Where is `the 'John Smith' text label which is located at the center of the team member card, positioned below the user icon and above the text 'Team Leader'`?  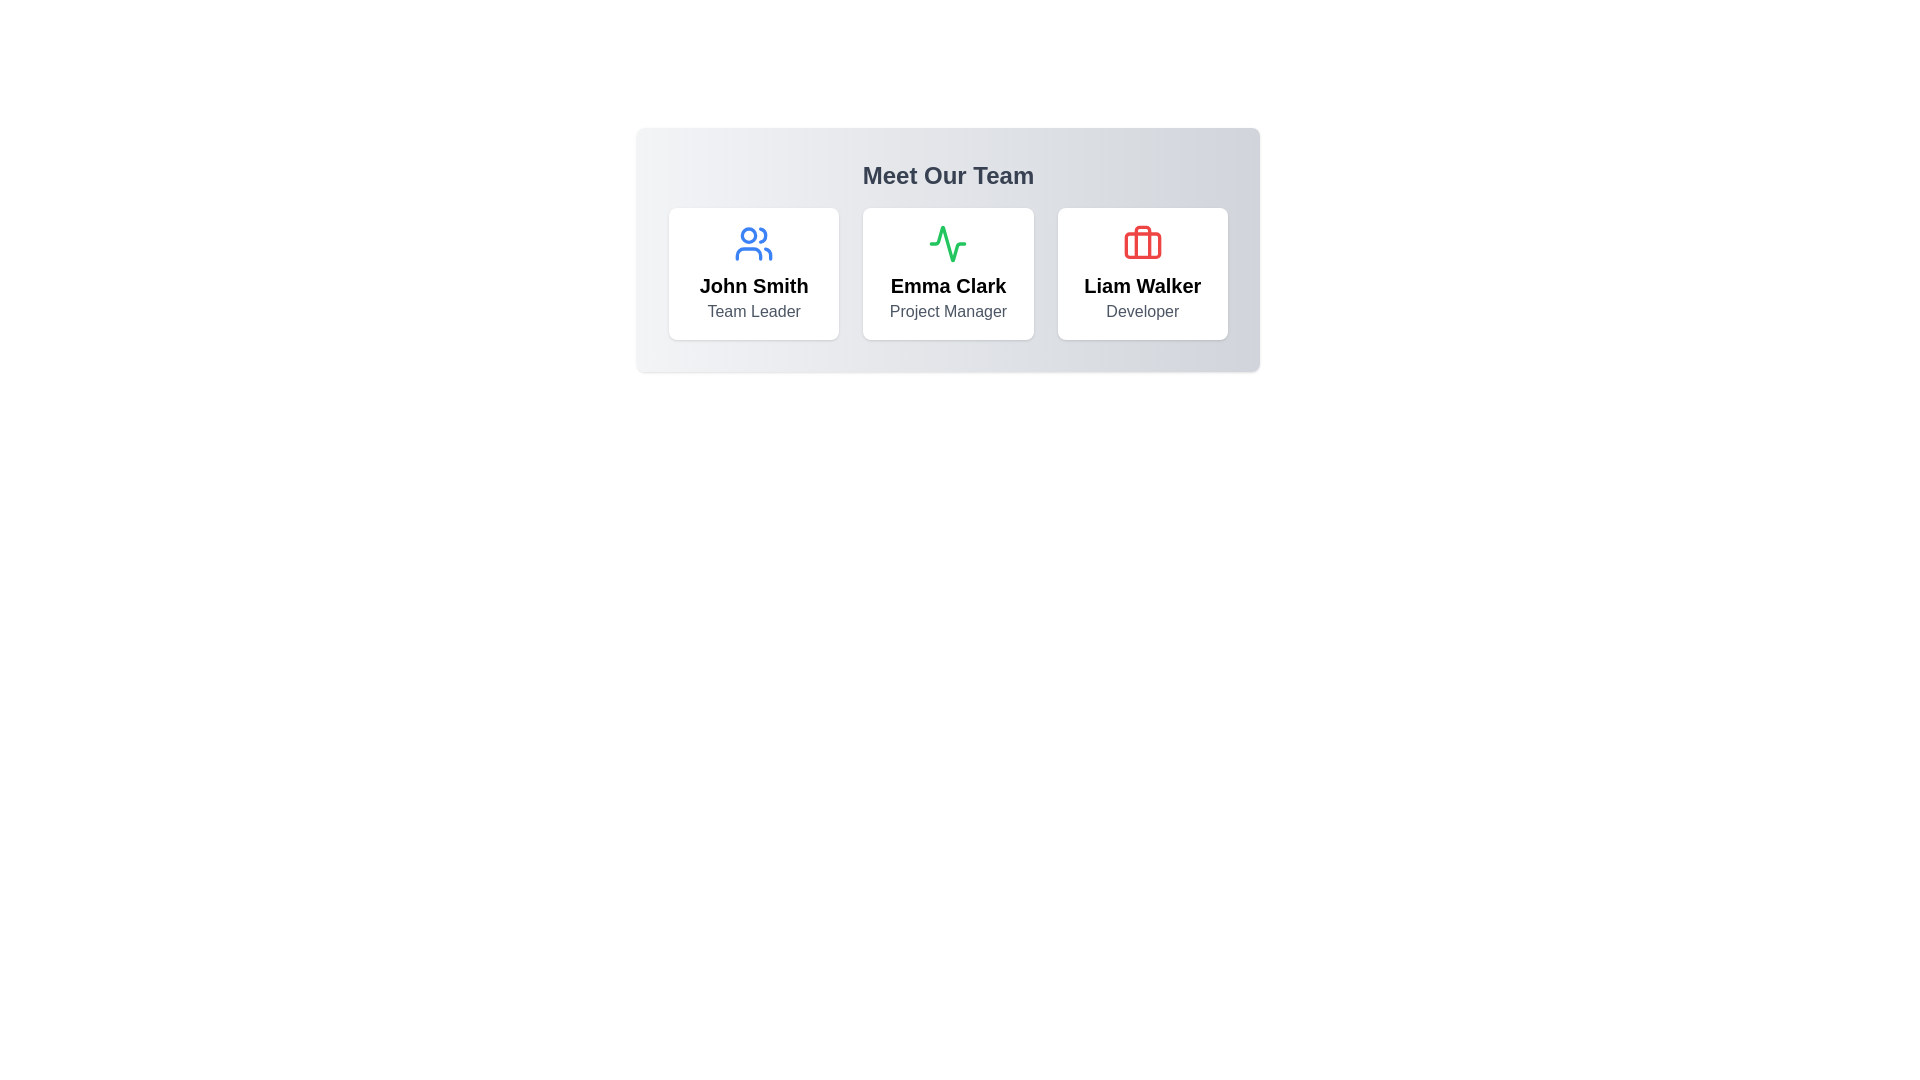
the 'John Smith' text label which is located at the center of the team member card, positioned below the user icon and above the text 'Team Leader' is located at coordinates (753, 285).